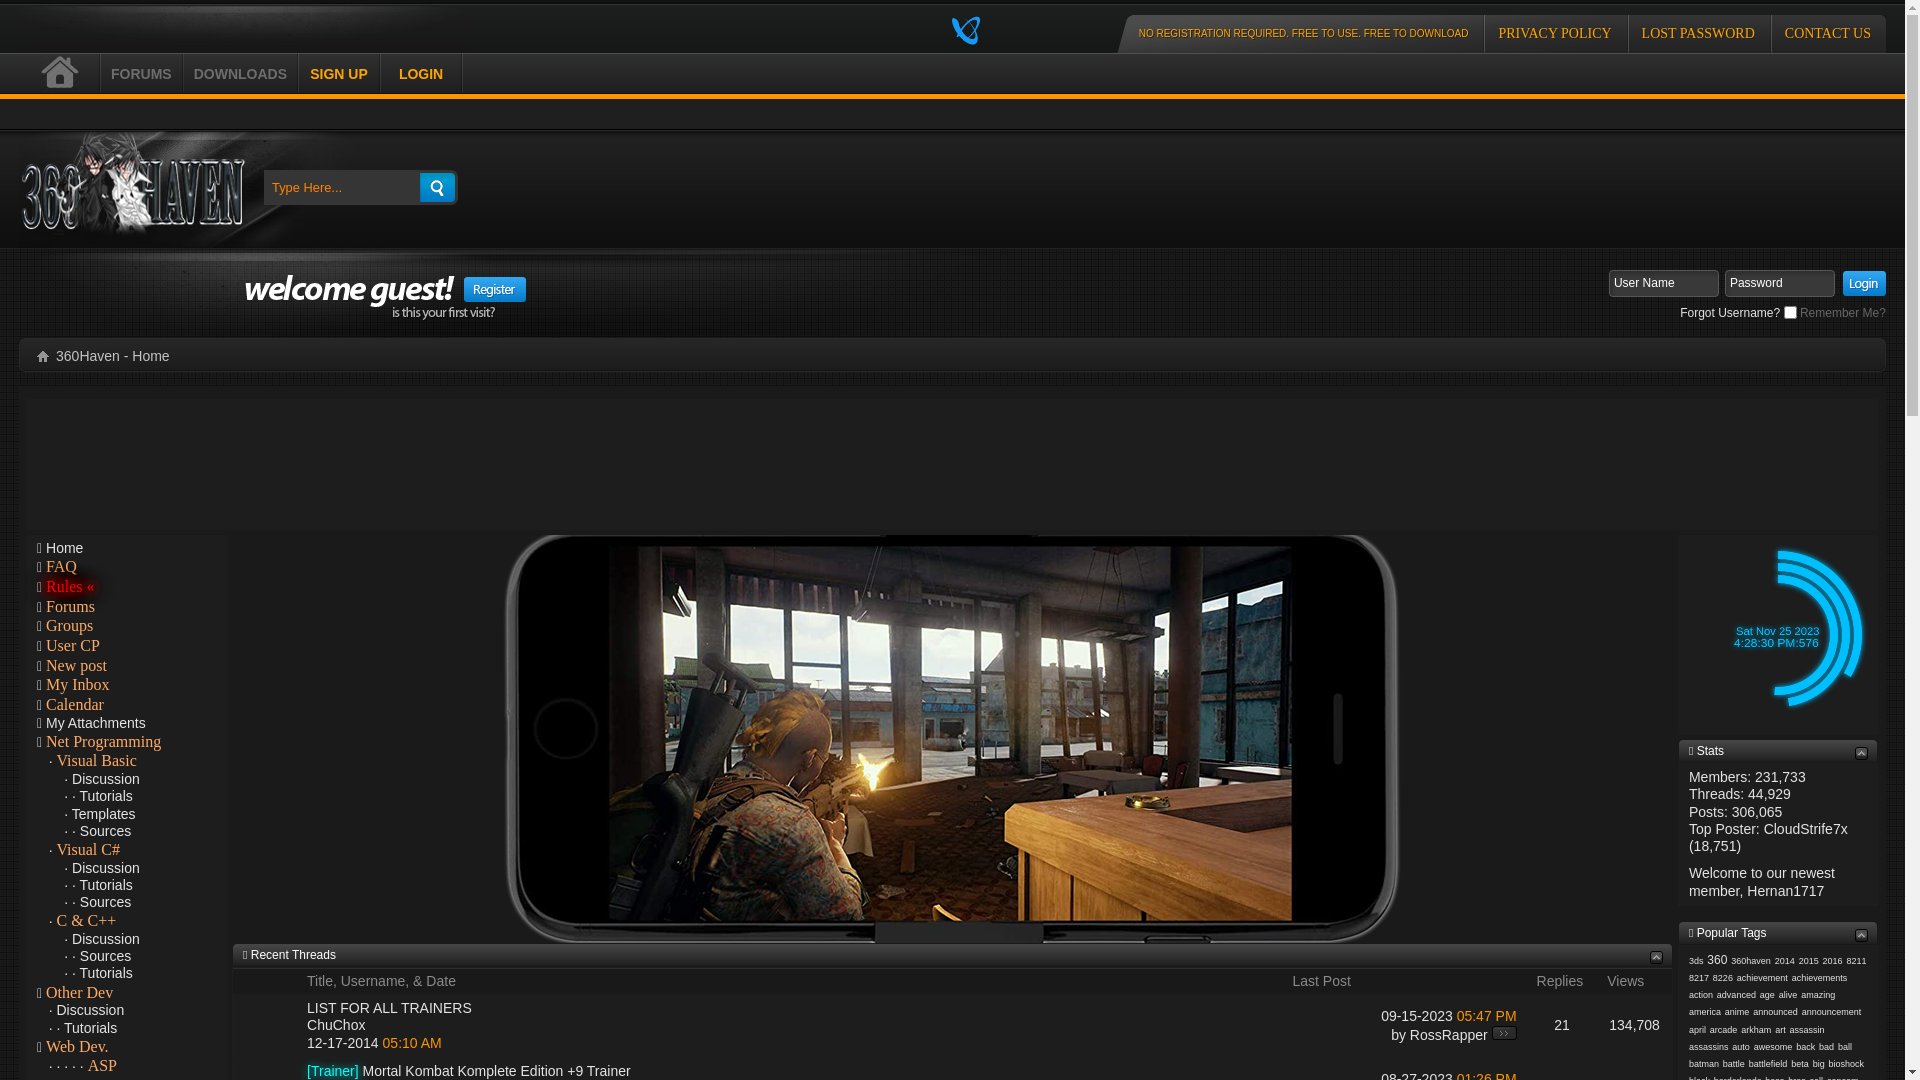 This screenshot has height=1080, width=1920. Describe the element at coordinates (336, 1025) in the screenshot. I see `'ChuChox'` at that location.